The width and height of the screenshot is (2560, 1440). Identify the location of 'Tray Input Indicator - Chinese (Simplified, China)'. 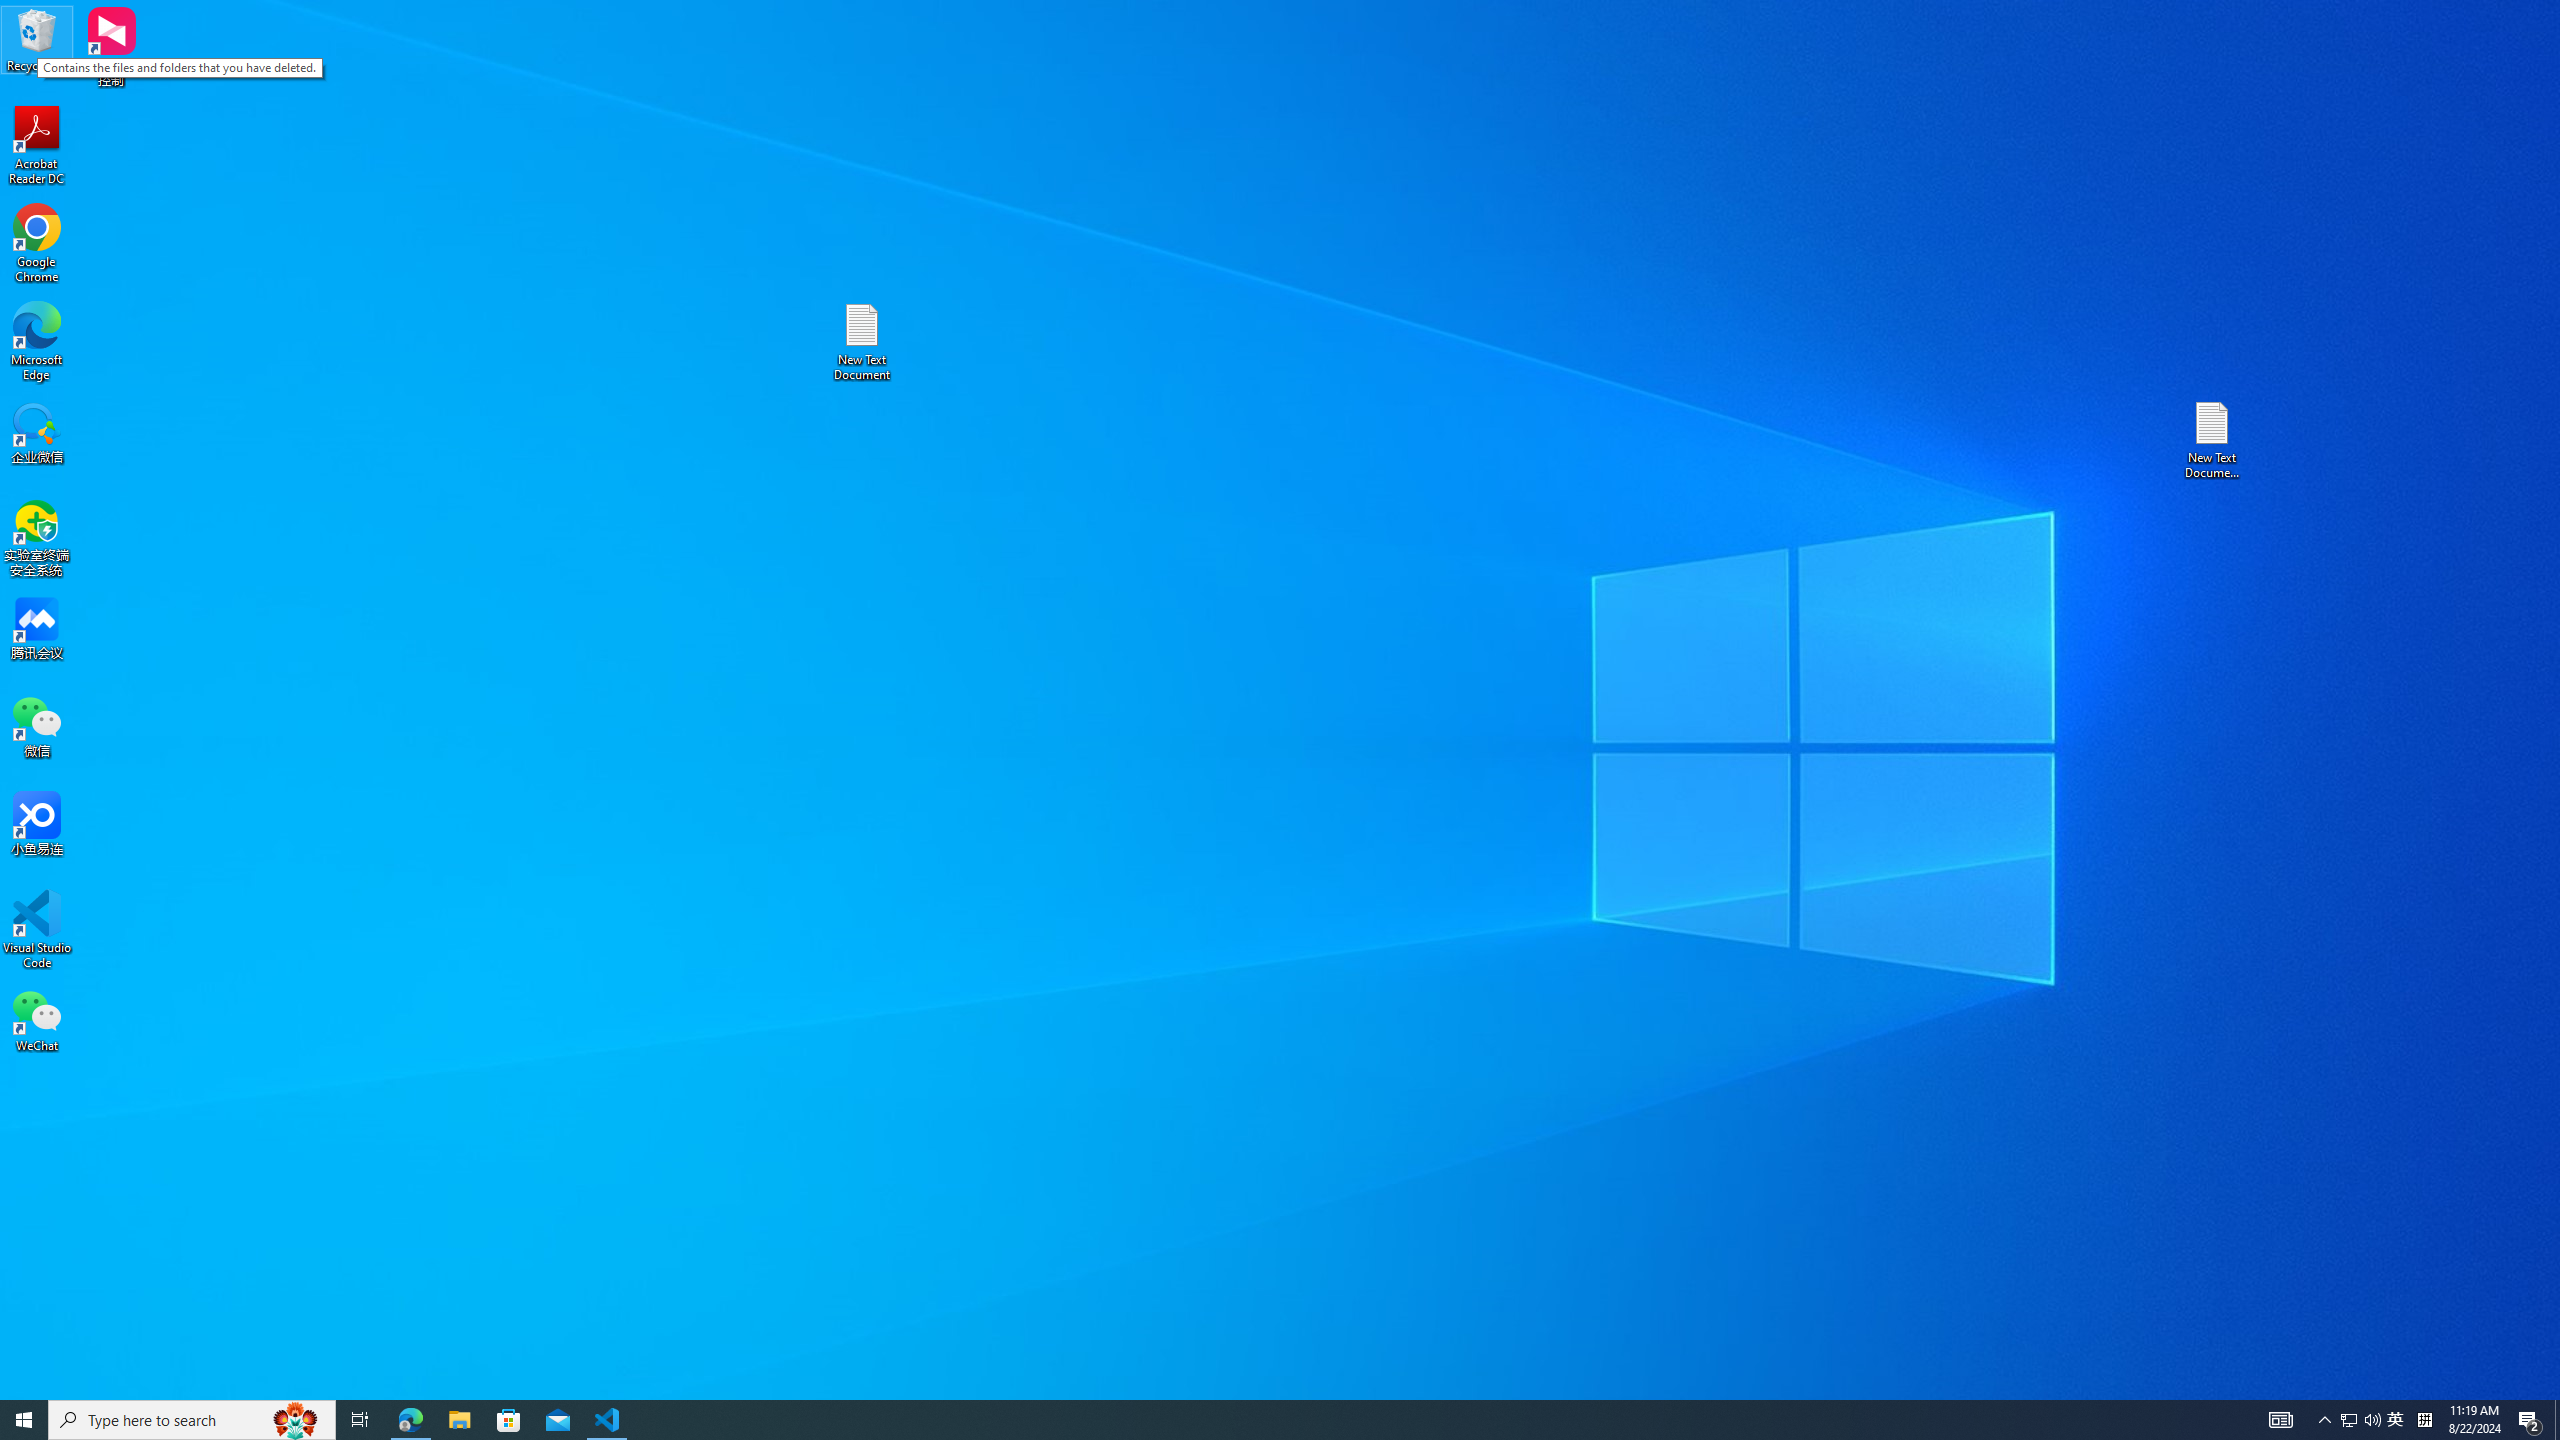
(2360, 1418).